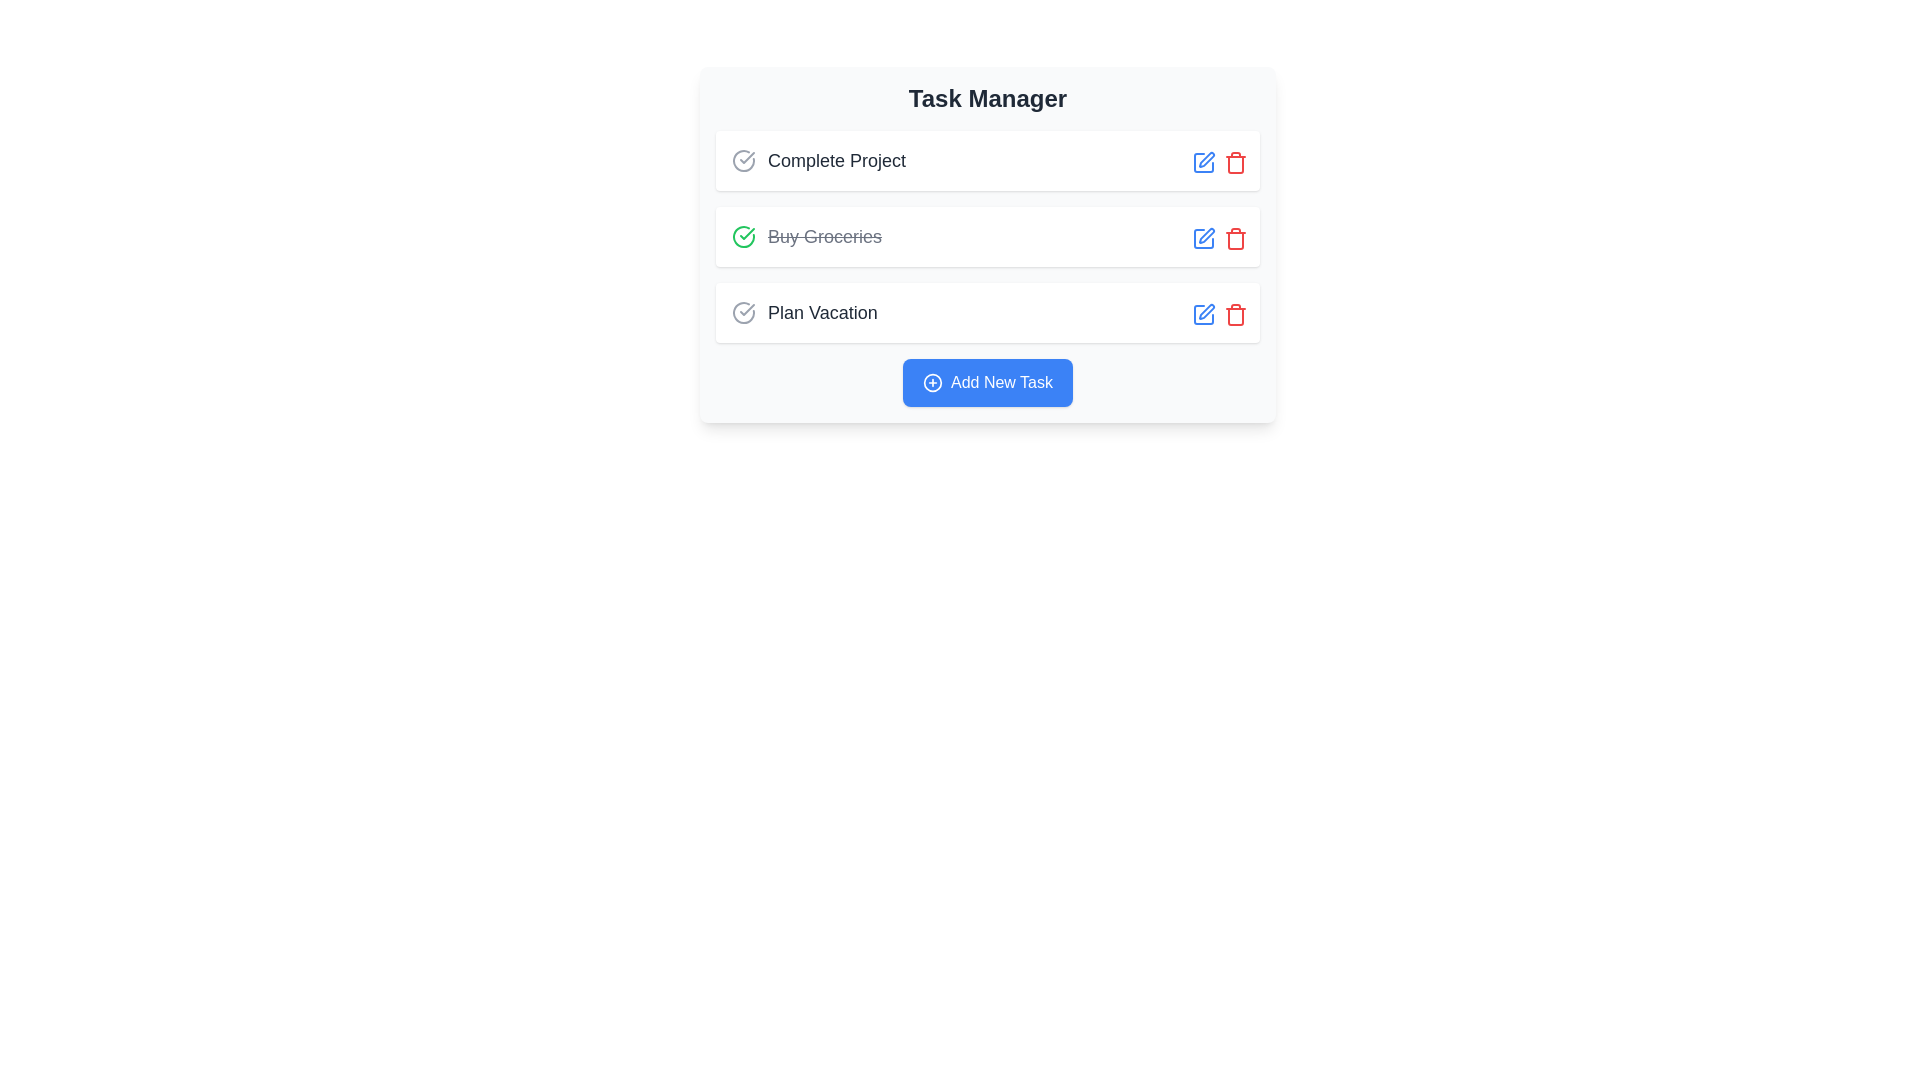 This screenshot has width=1920, height=1080. Describe the element at coordinates (743, 312) in the screenshot. I see `the SVG Vector Graphic Element that represents a checkmark design for the third task in the list, aligned to the left of the text 'Plan Vacation'` at that location.